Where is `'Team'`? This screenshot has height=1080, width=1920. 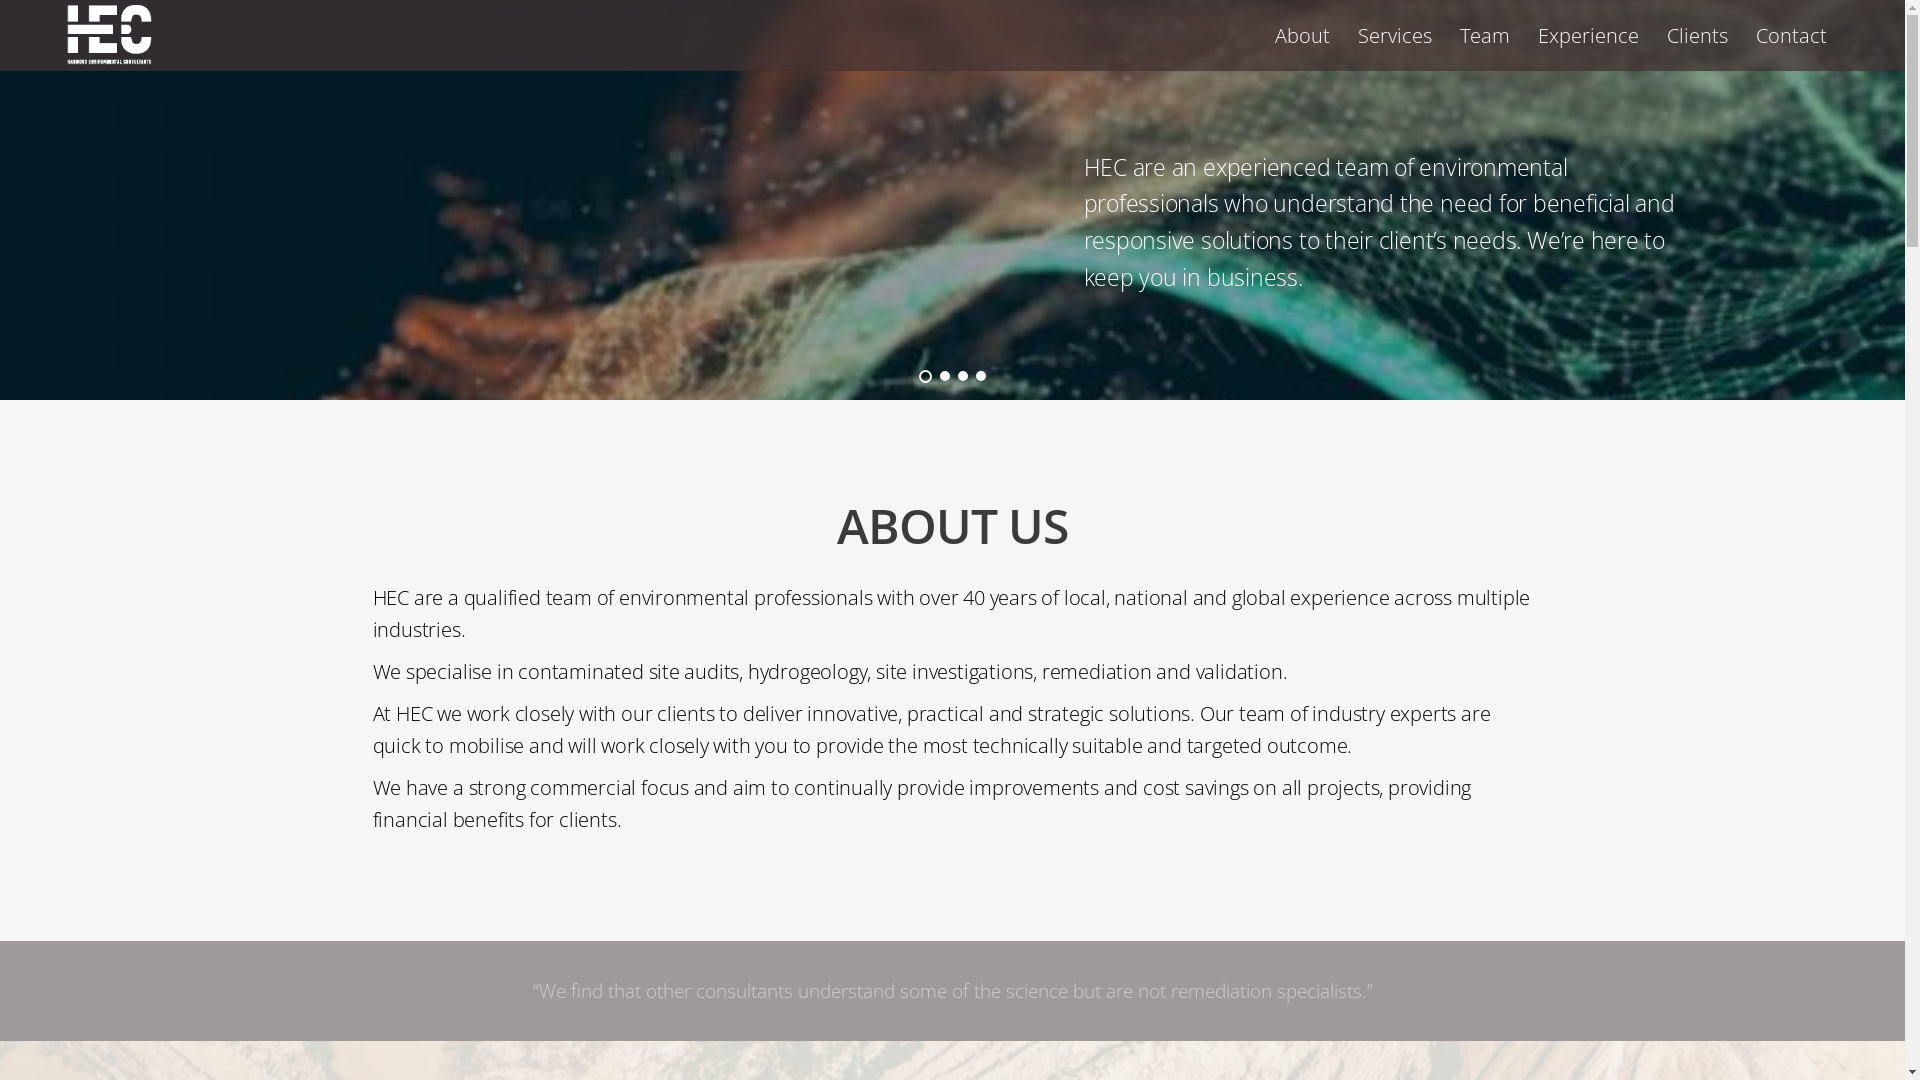 'Team' is located at coordinates (1484, 35).